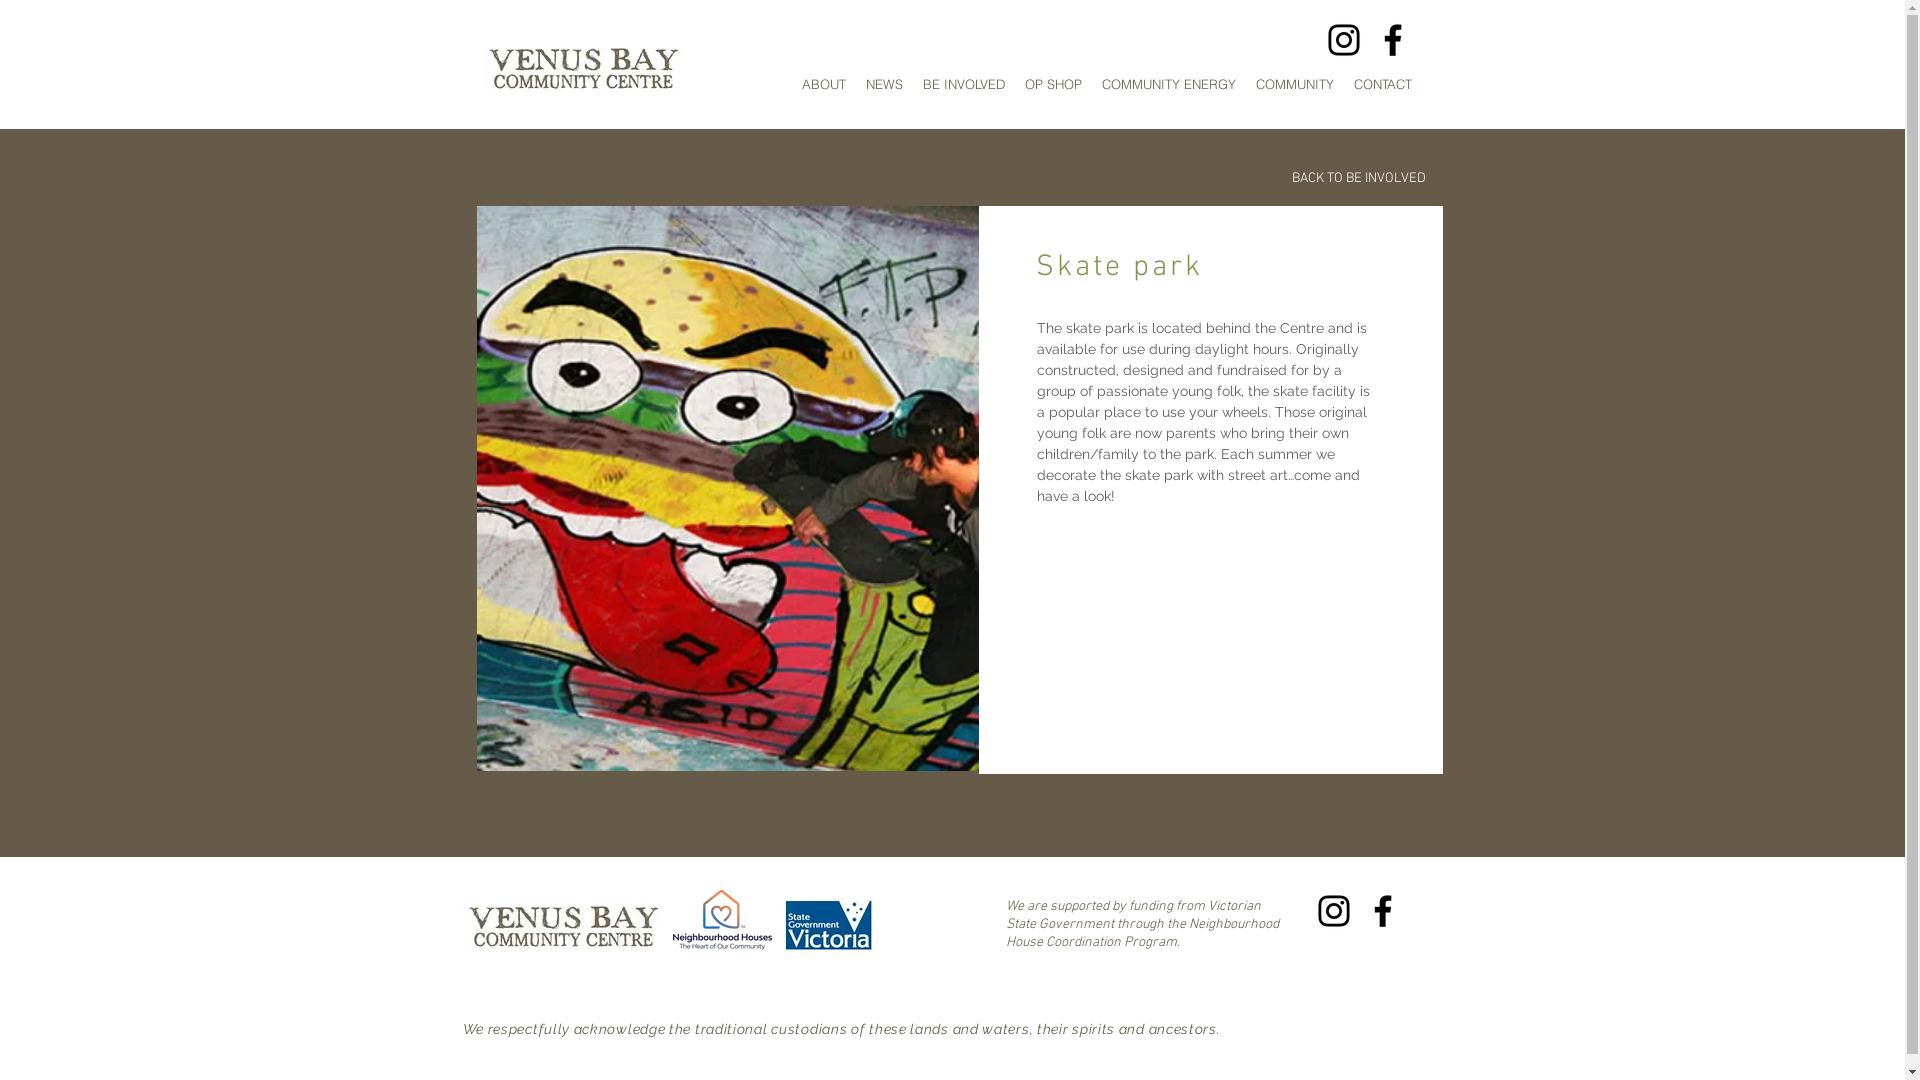  What do you see at coordinates (672, 920) in the screenshot?
I see `'Sector Portrait Colour_Small.png'` at bounding box center [672, 920].